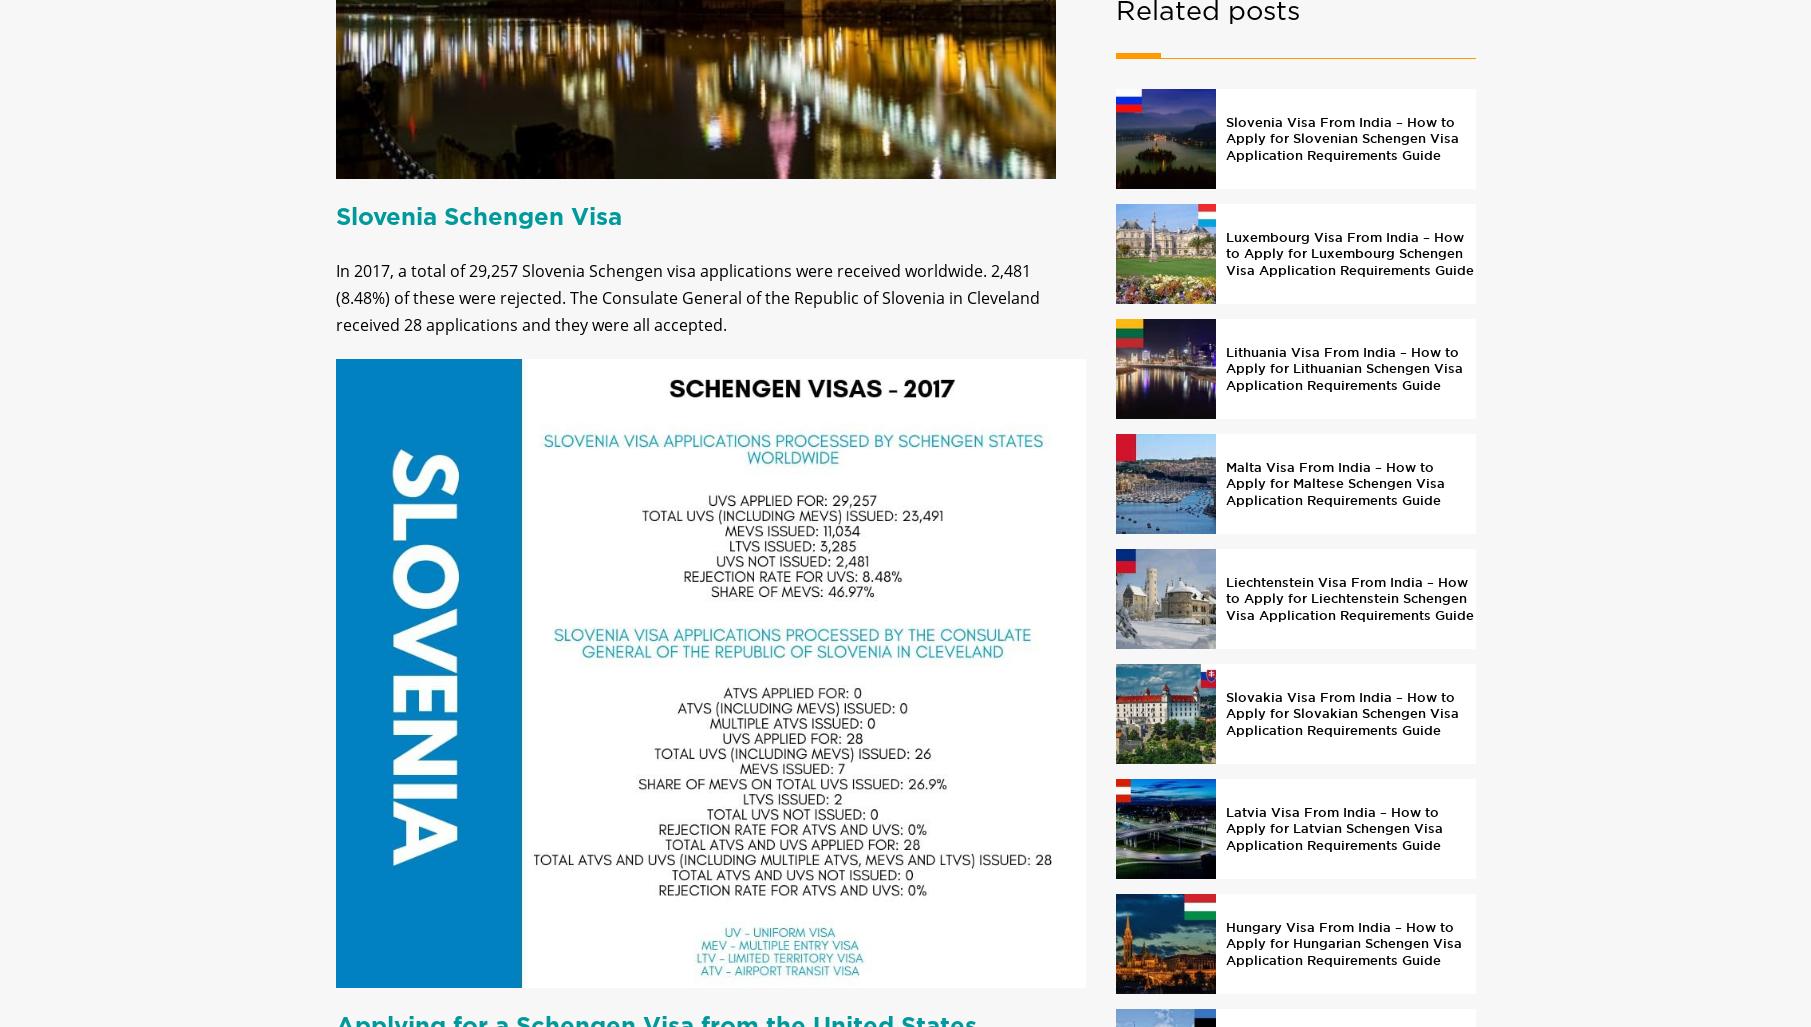 This screenshot has width=1811, height=1027. What do you see at coordinates (1224, 614) in the screenshot?
I see `'Liechtenstein Visa From India – How to Apply for Liechtenstein Schengen Visa Application Requirements Guide'` at bounding box center [1224, 614].